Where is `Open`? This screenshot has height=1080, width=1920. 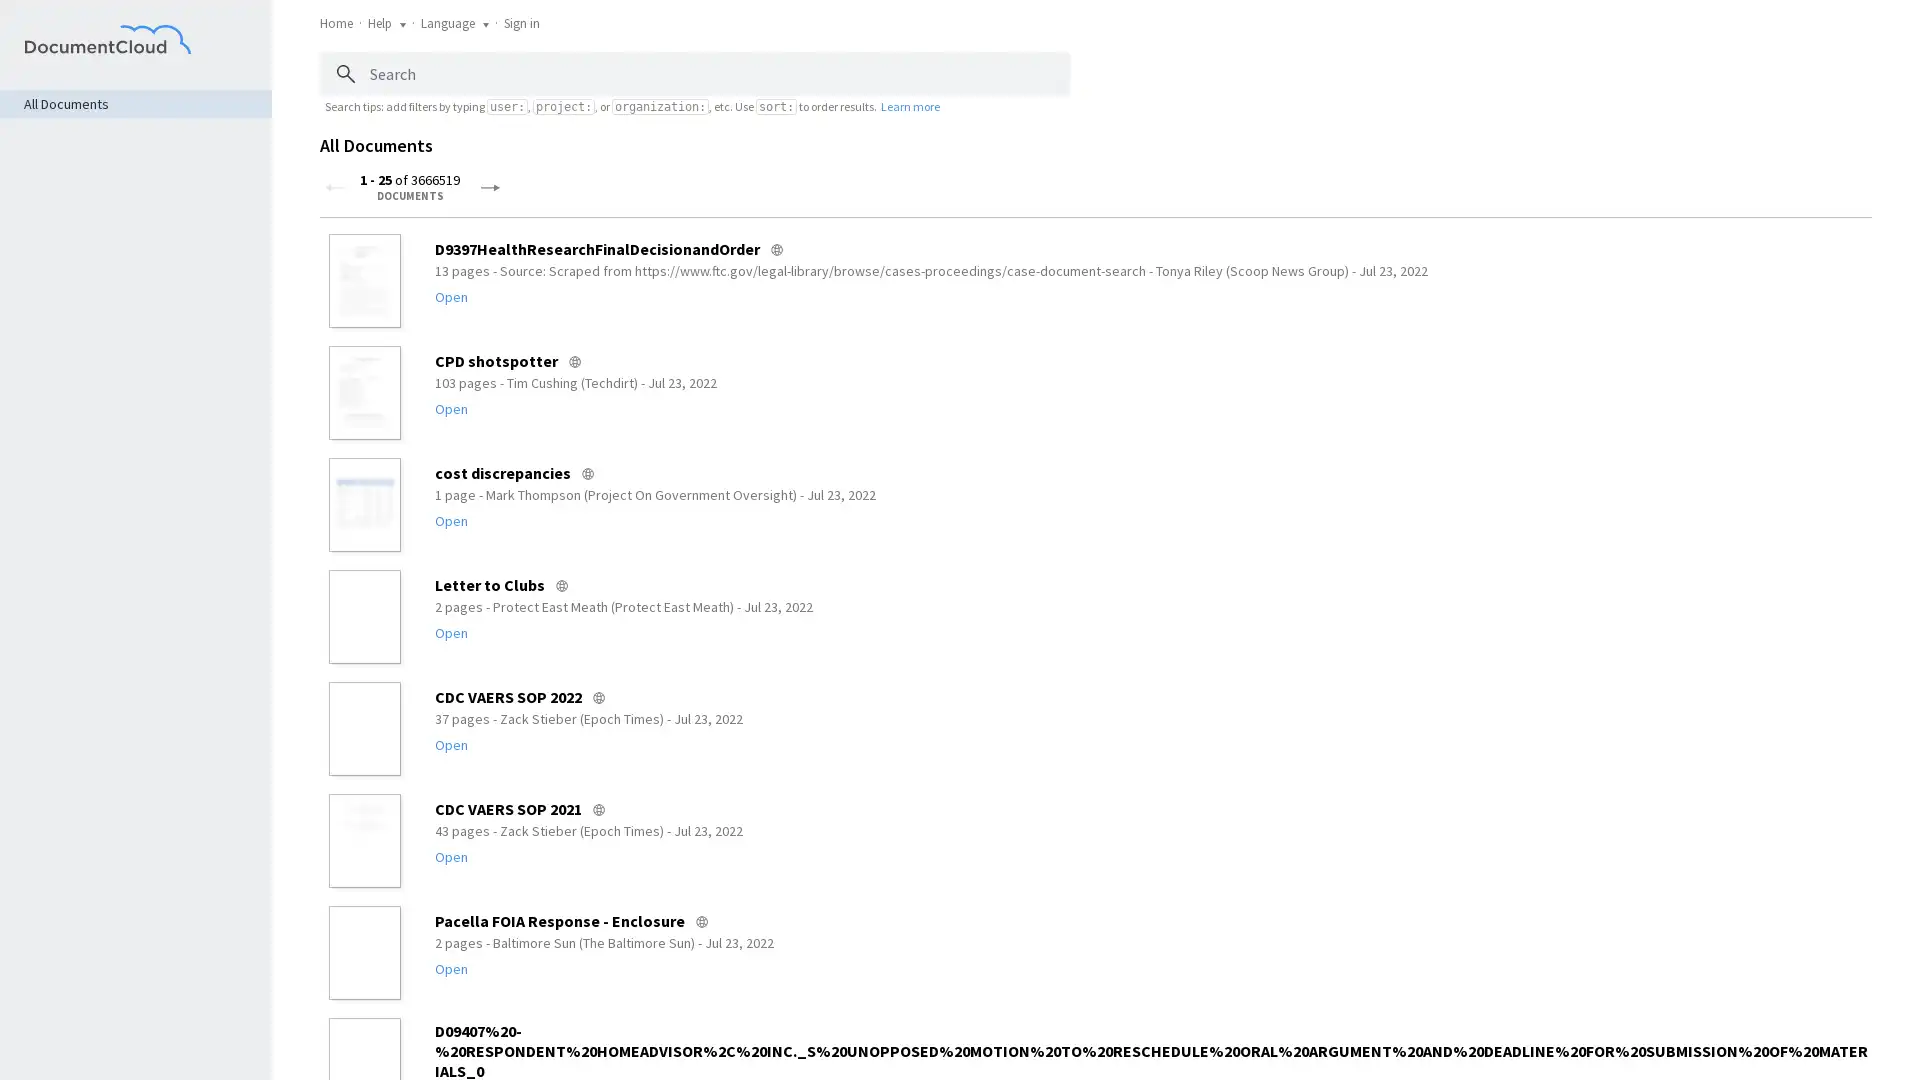
Open is located at coordinates (450, 744).